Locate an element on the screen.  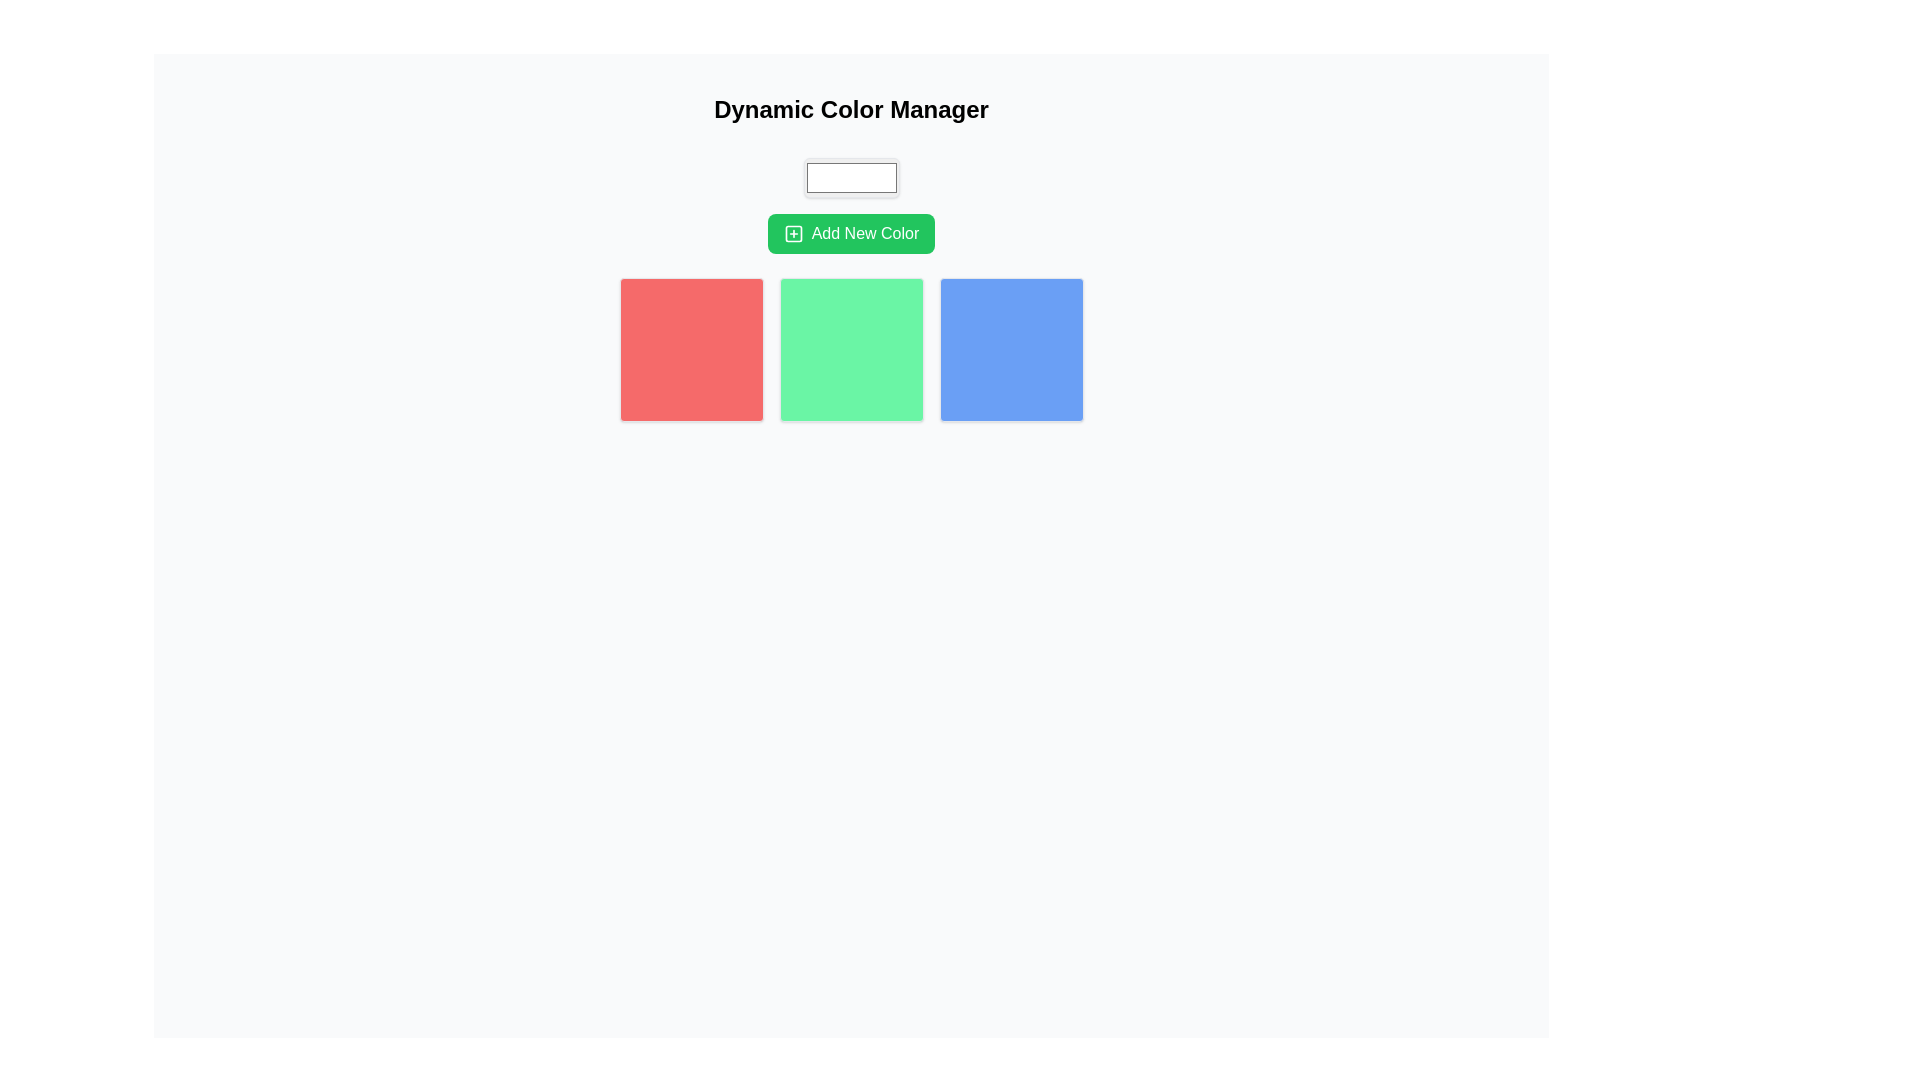
the middle decorative color block in a horizontal set of three squares is located at coordinates (851, 349).